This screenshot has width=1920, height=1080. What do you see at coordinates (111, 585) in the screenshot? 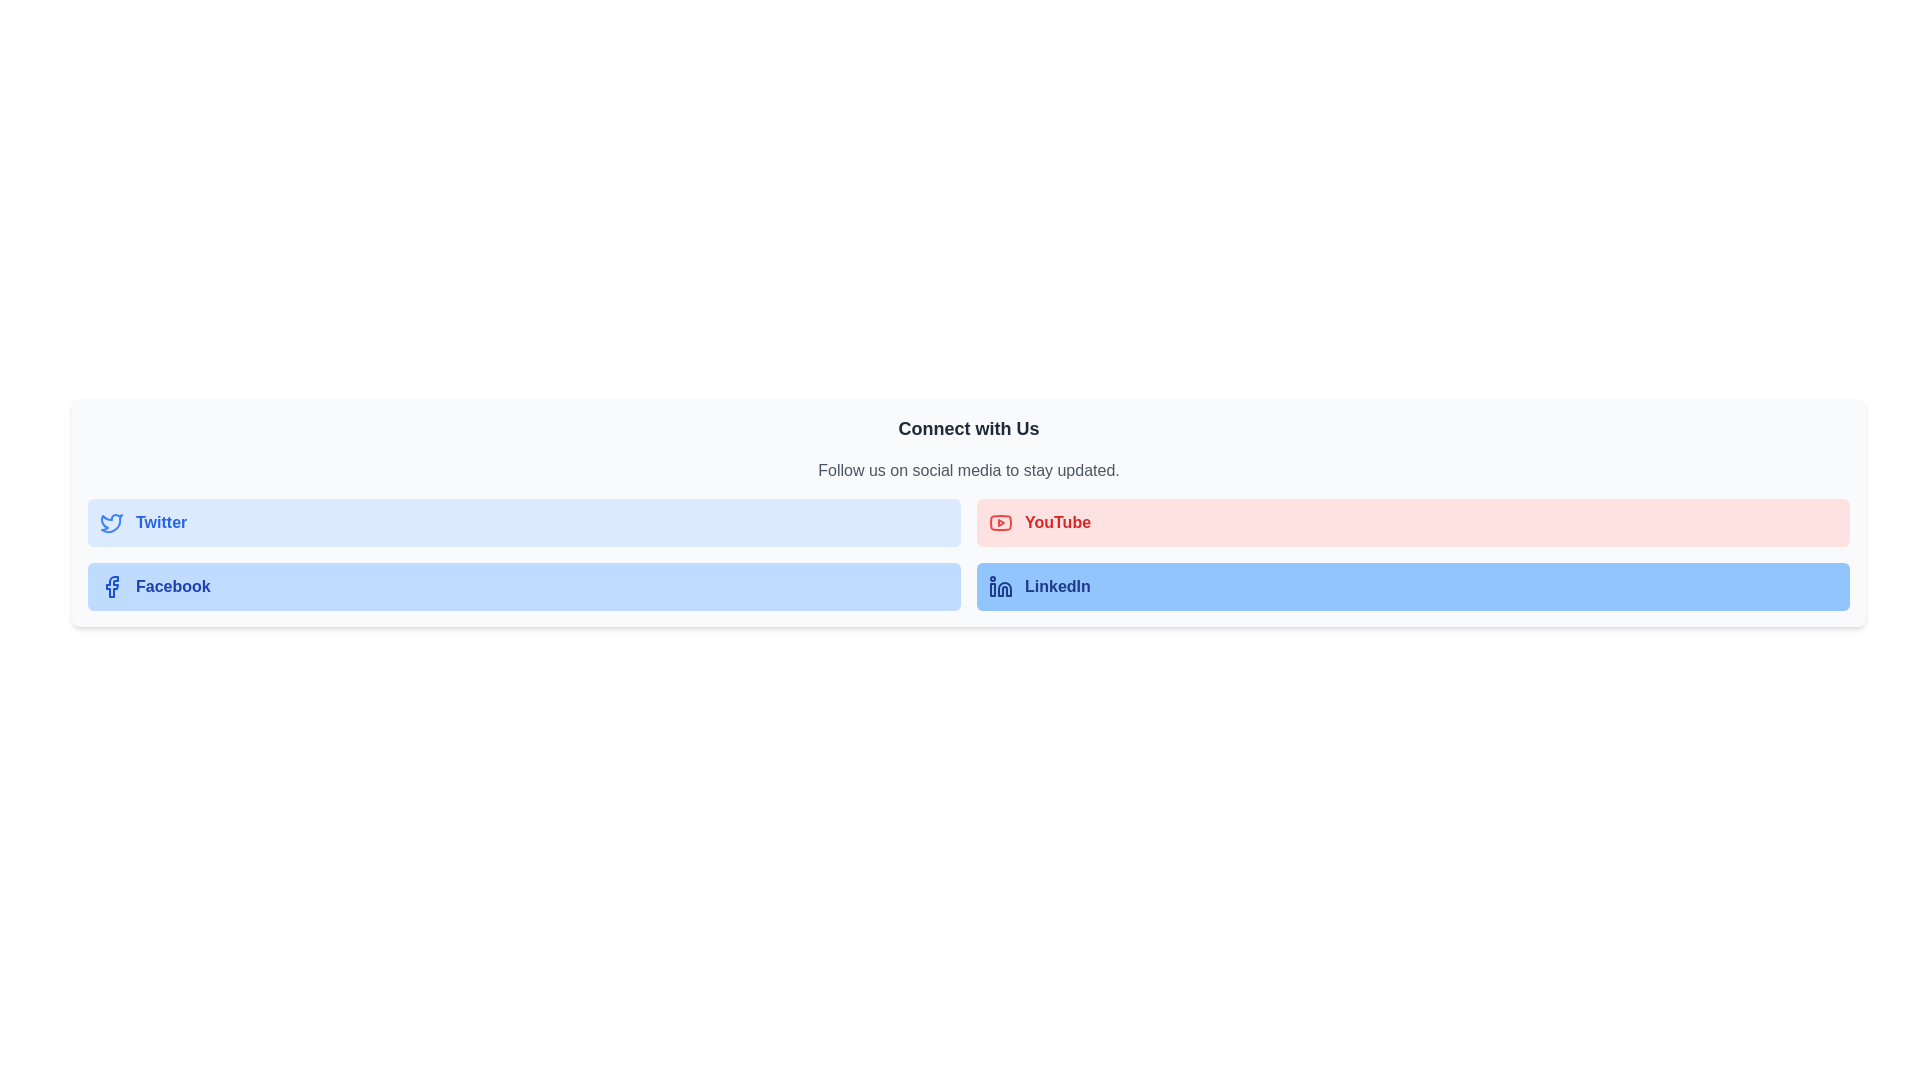
I see `the Facebook icon located at the top of the Facebook button group in the bottom left section of the interface to follow the associated action` at bounding box center [111, 585].